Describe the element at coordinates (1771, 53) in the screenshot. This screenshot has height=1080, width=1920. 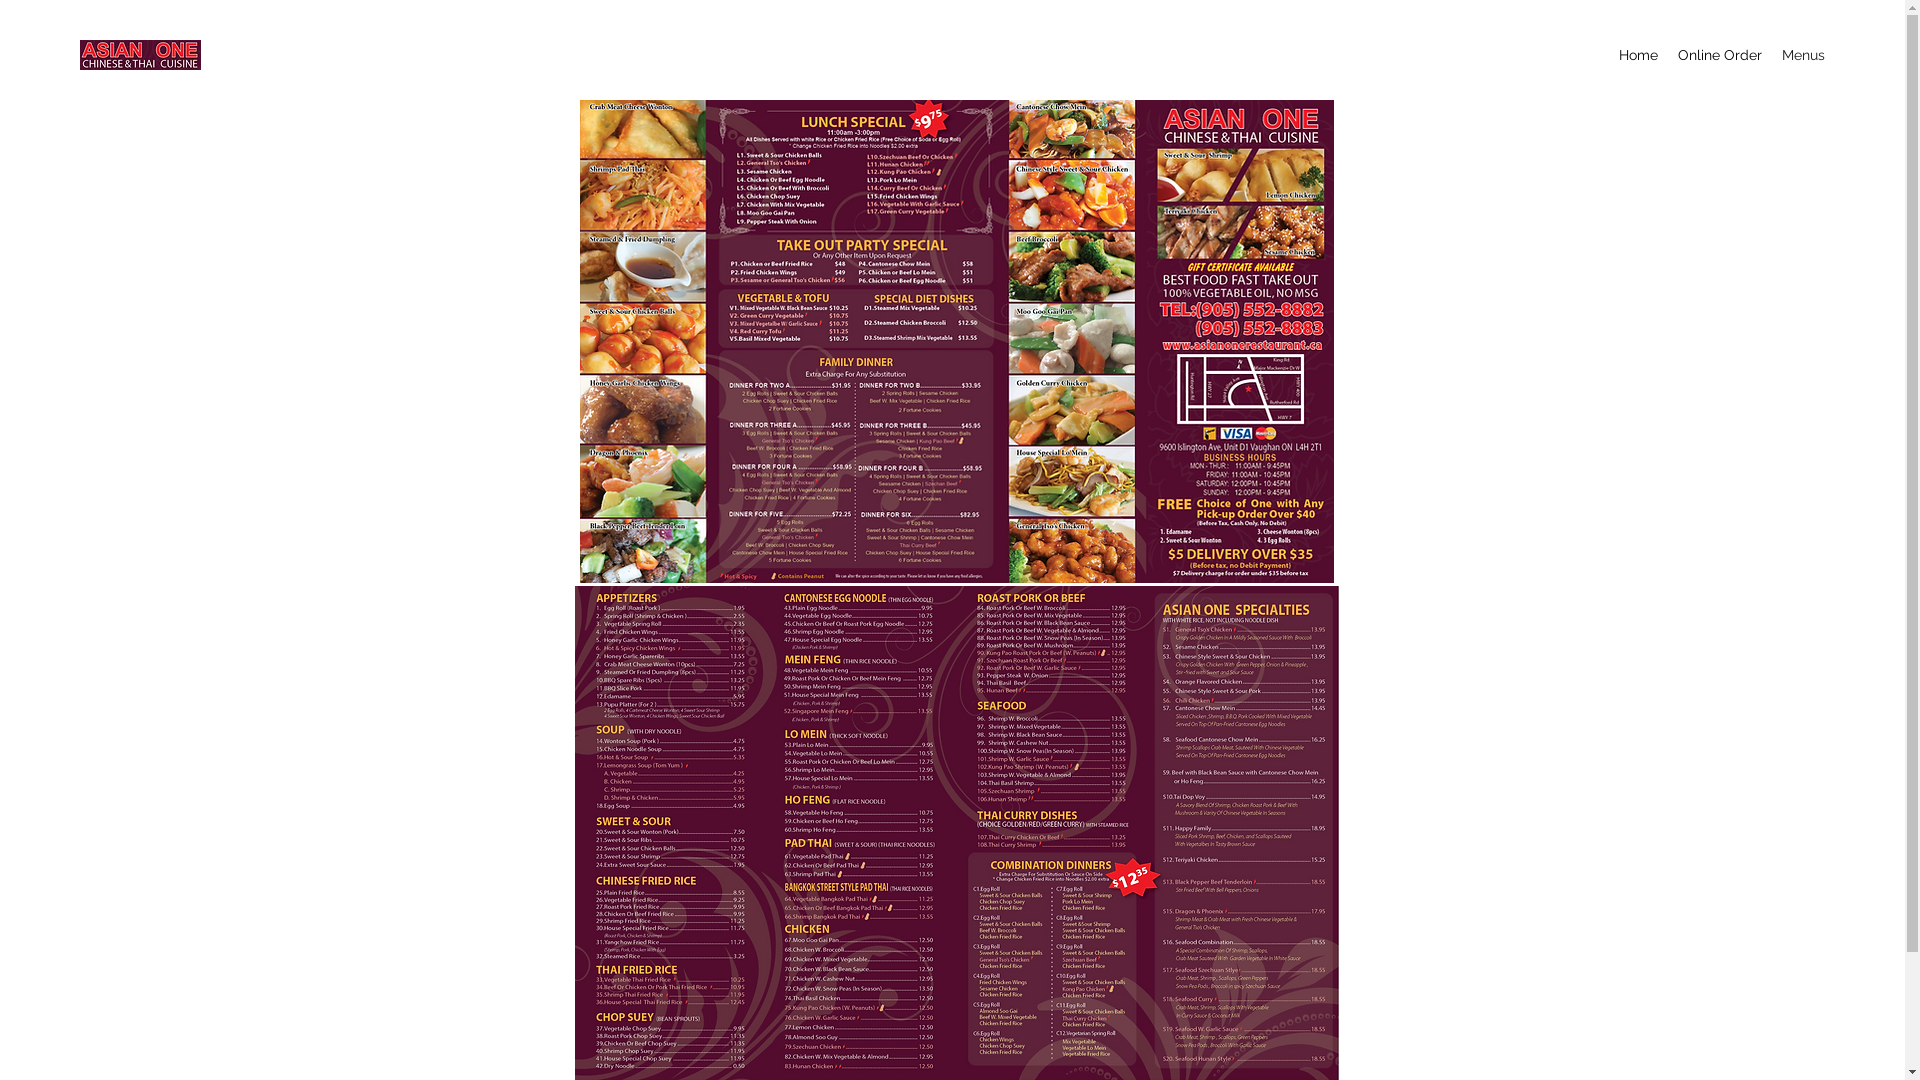
I see `'Menus'` at that location.